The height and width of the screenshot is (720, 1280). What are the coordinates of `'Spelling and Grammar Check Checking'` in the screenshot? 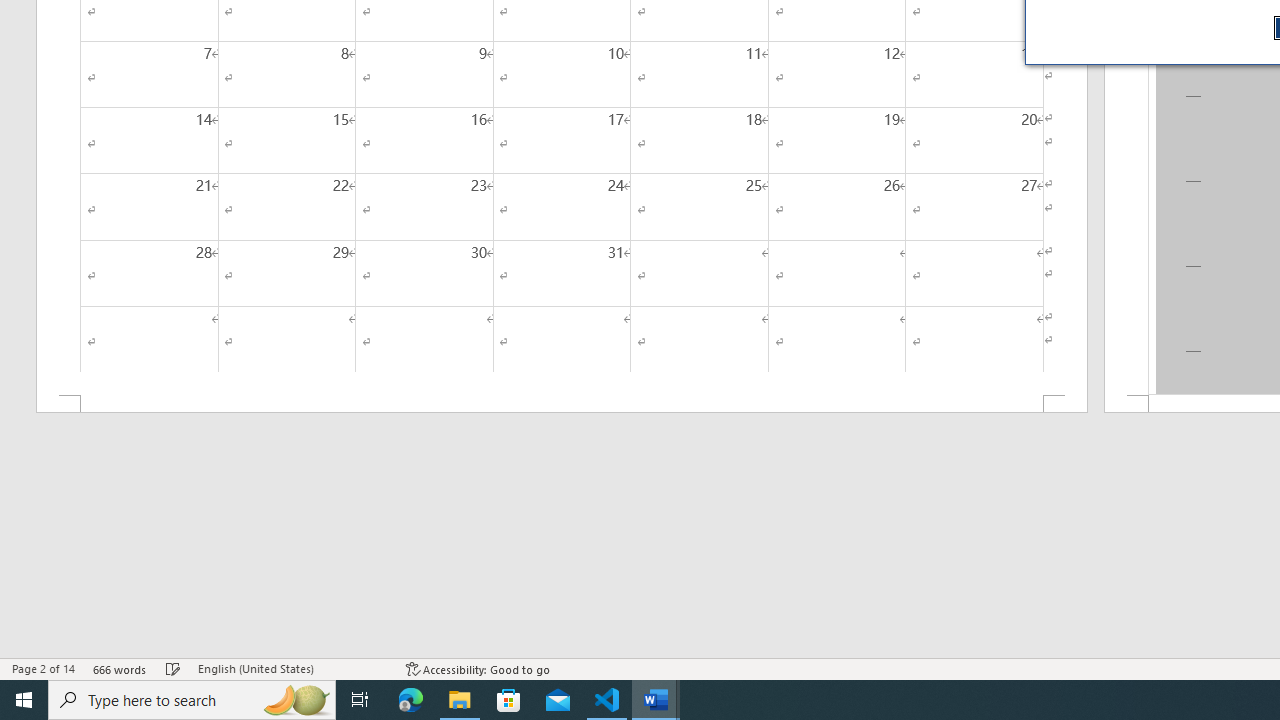 It's located at (173, 669).